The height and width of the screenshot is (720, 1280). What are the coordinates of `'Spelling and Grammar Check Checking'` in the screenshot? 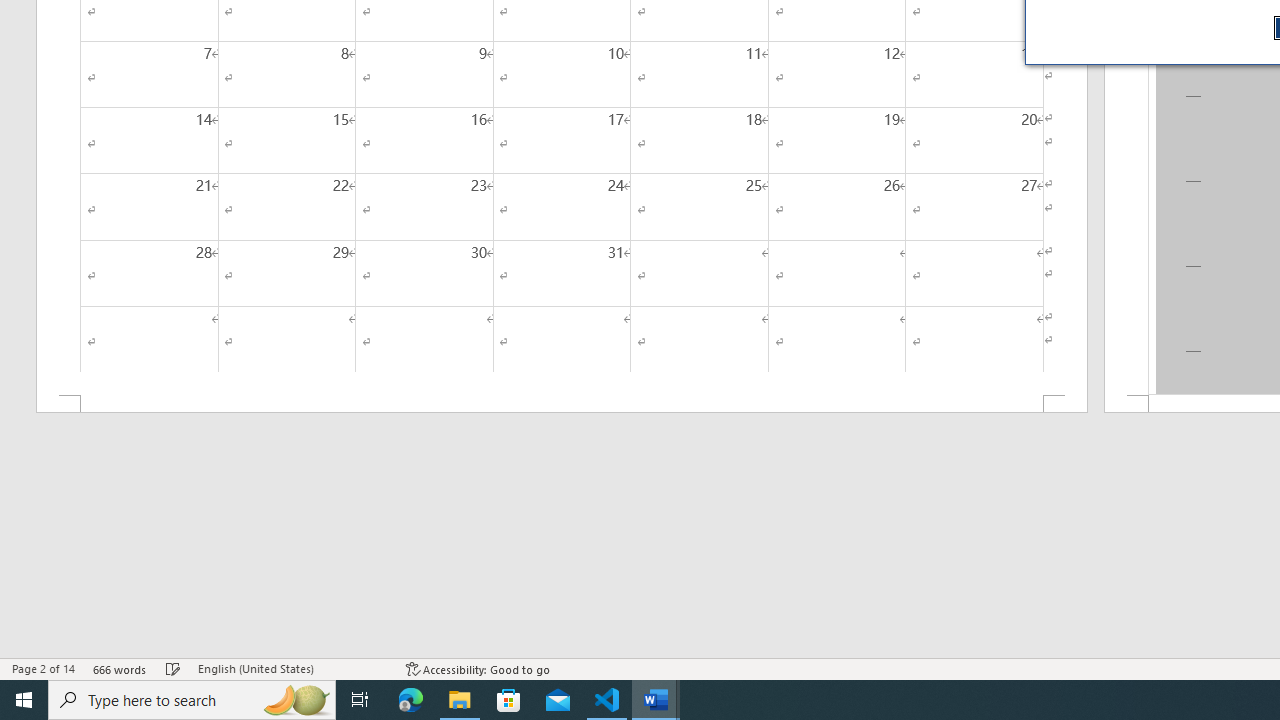 It's located at (173, 669).